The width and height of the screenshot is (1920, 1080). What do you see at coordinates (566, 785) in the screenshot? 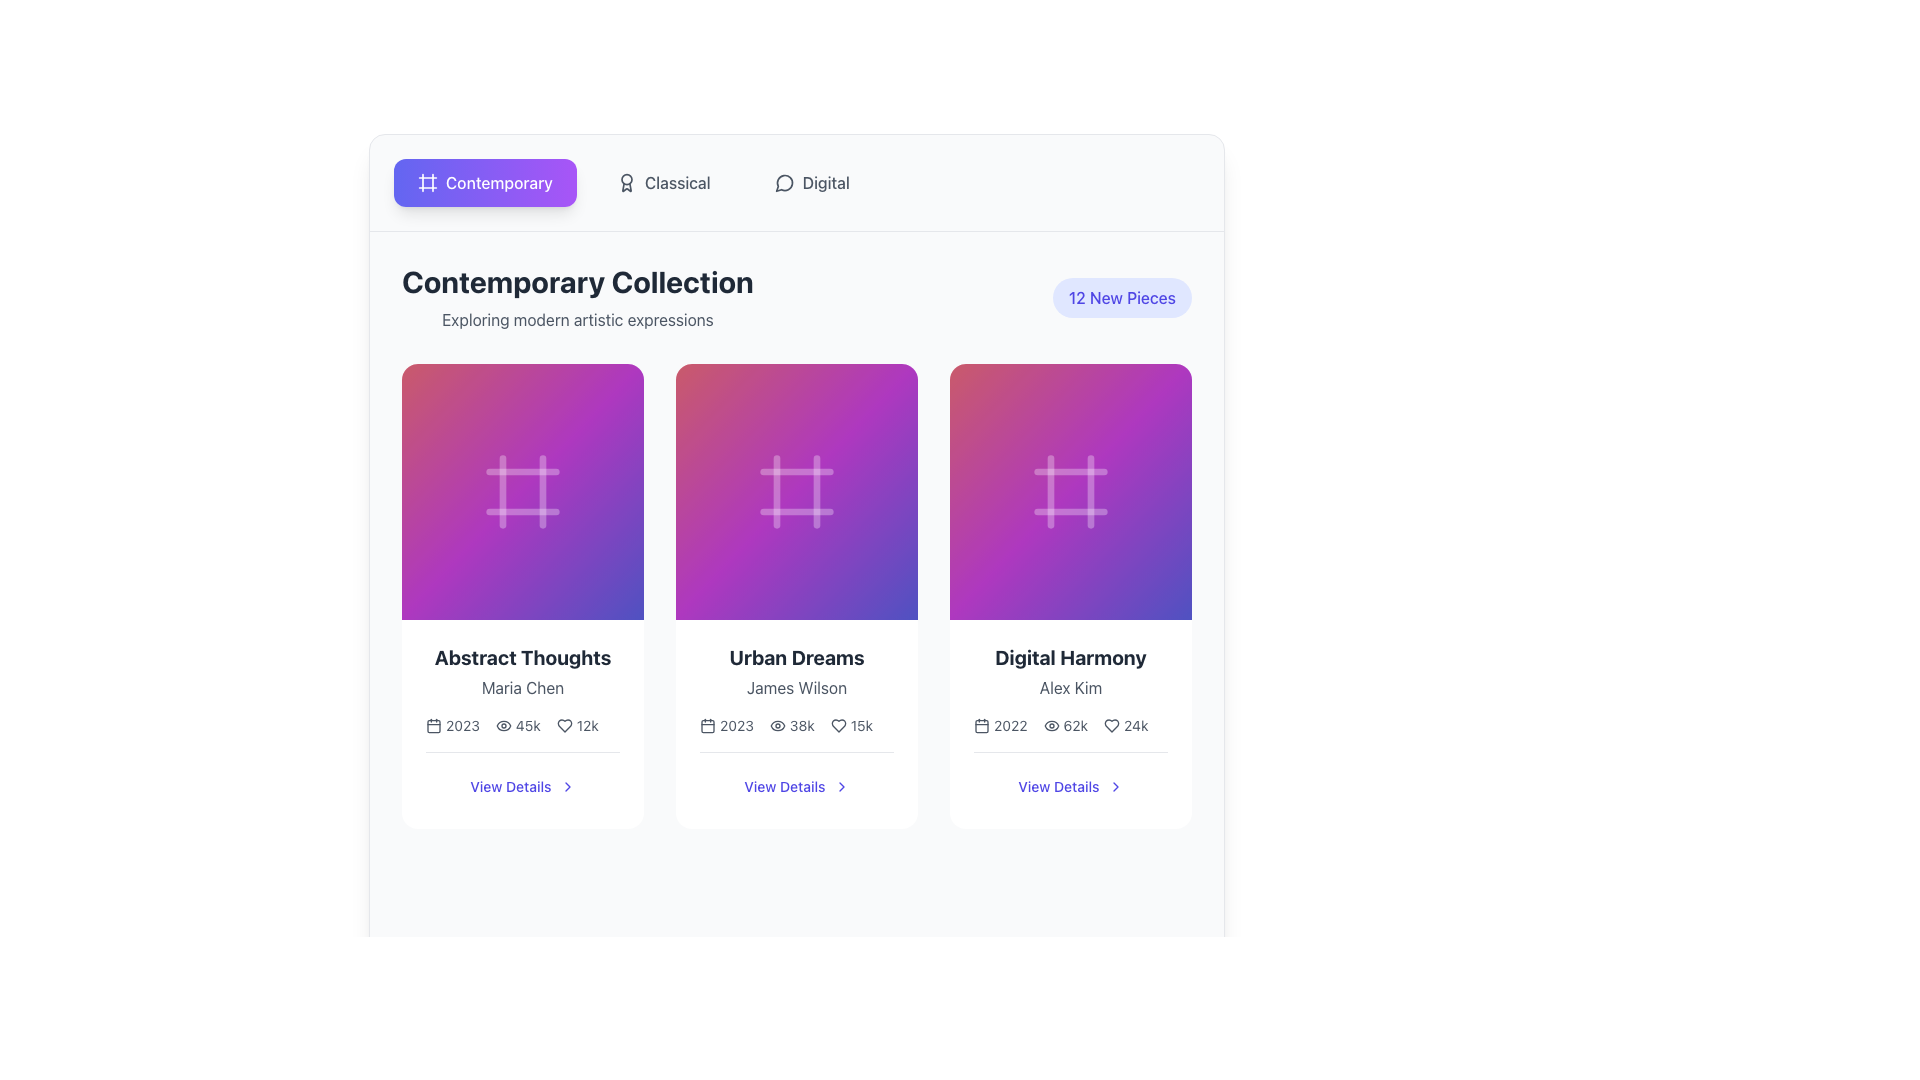
I see `the right-facing chevron icon next to the text 'View Details'` at bounding box center [566, 785].